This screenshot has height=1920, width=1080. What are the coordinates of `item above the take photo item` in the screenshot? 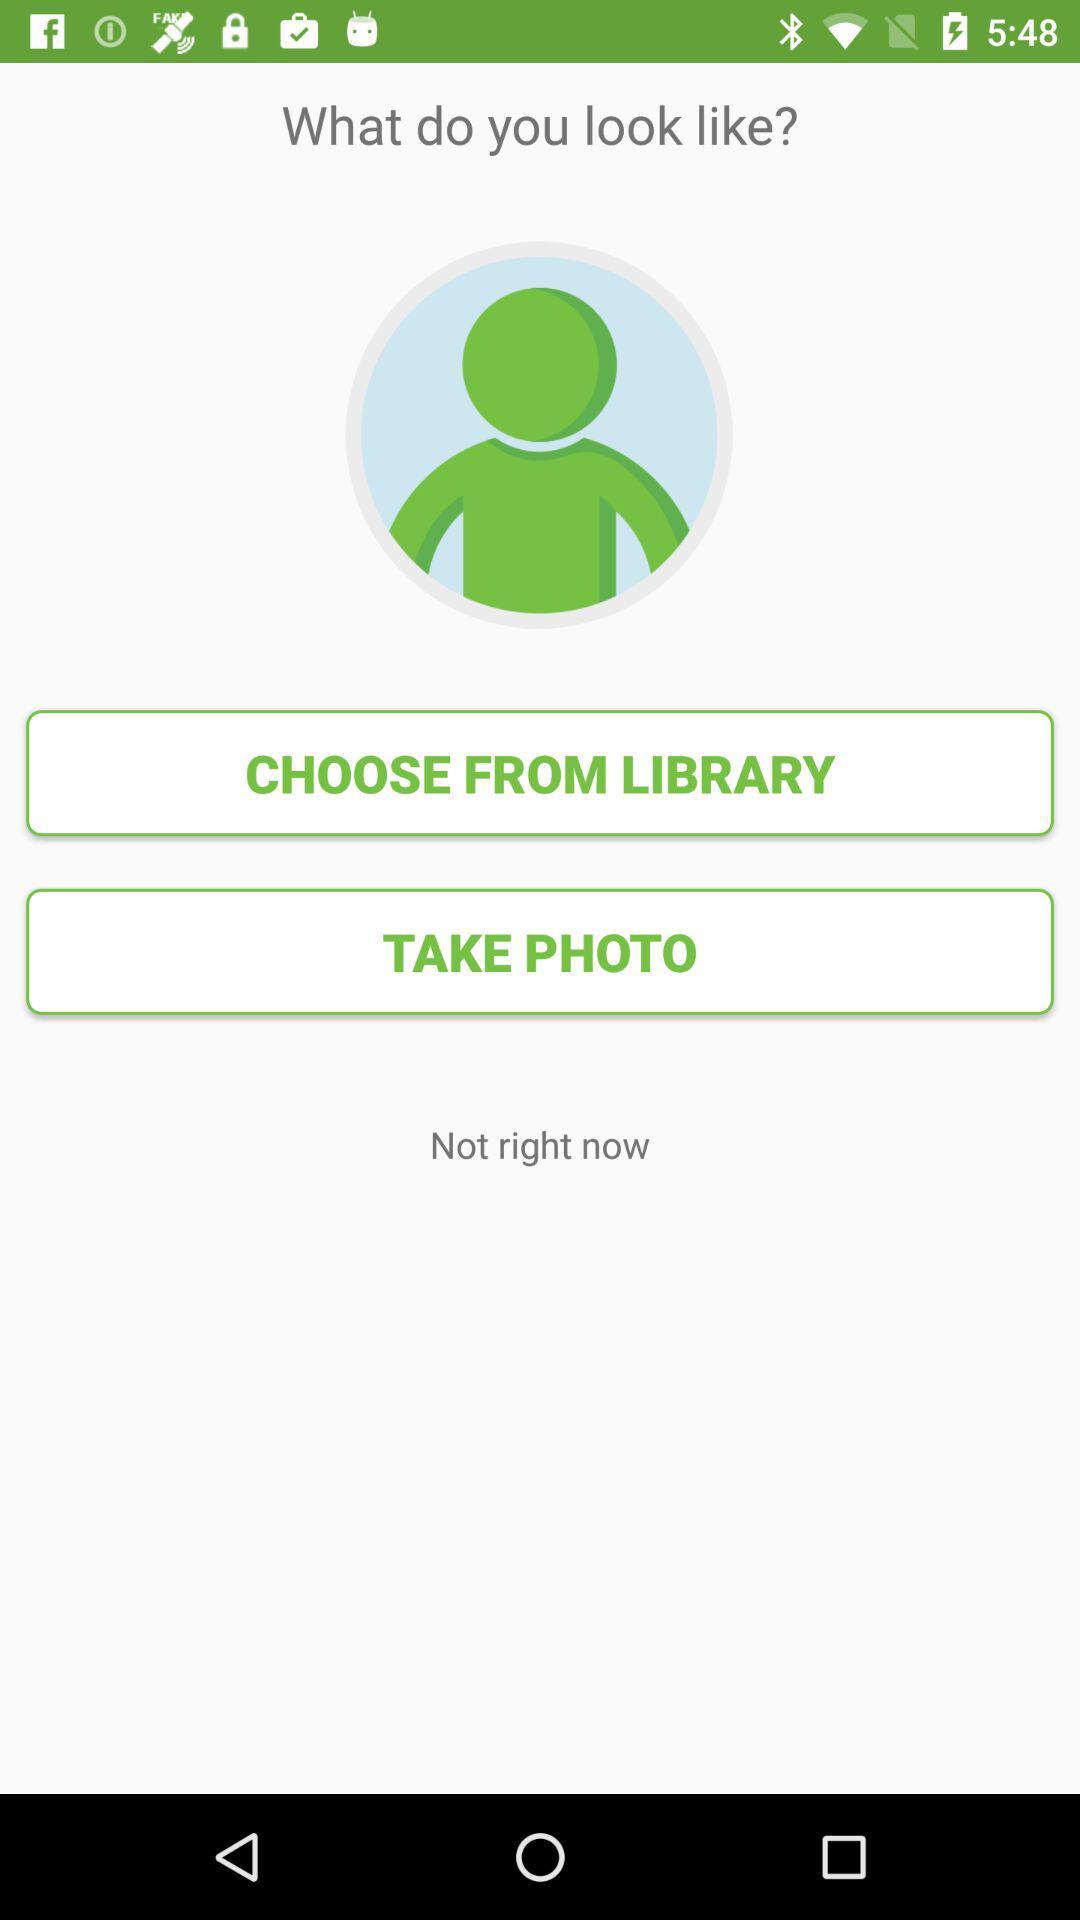 It's located at (540, 772).